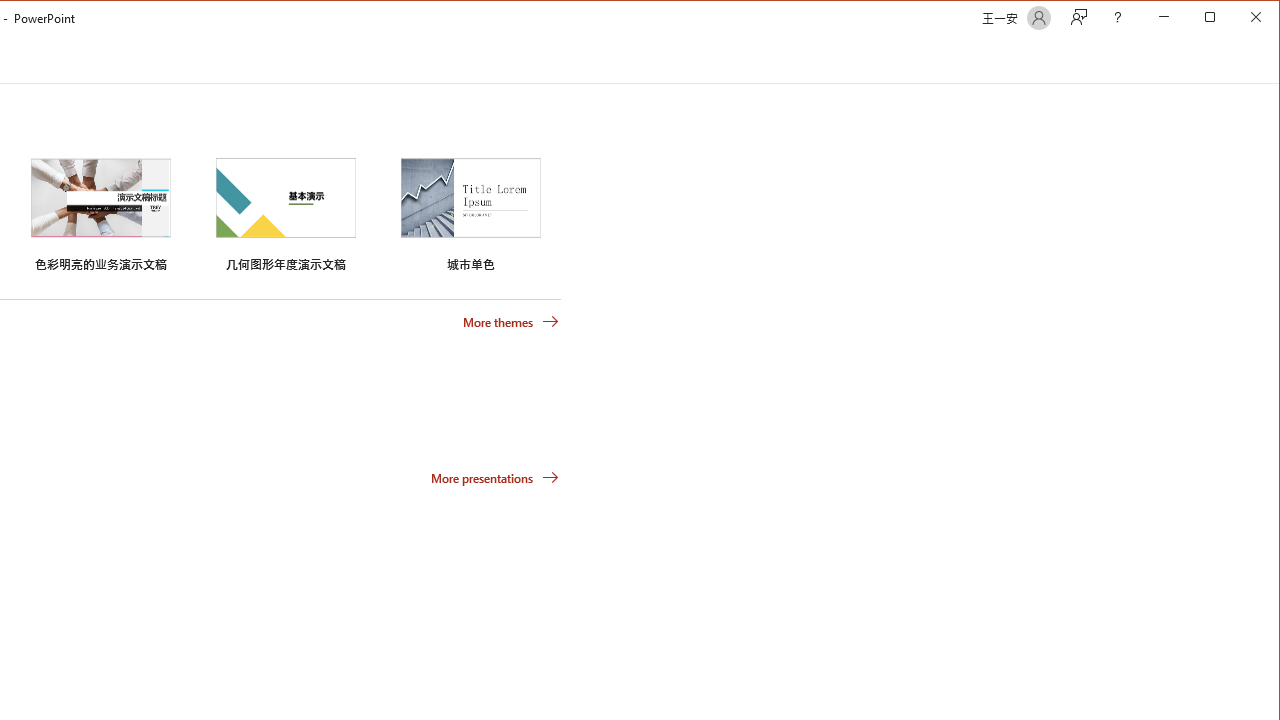  What do you see at coordinates (510, 320) in the screenshot?
I see `'More themes'` at bounding box center [510, 320].